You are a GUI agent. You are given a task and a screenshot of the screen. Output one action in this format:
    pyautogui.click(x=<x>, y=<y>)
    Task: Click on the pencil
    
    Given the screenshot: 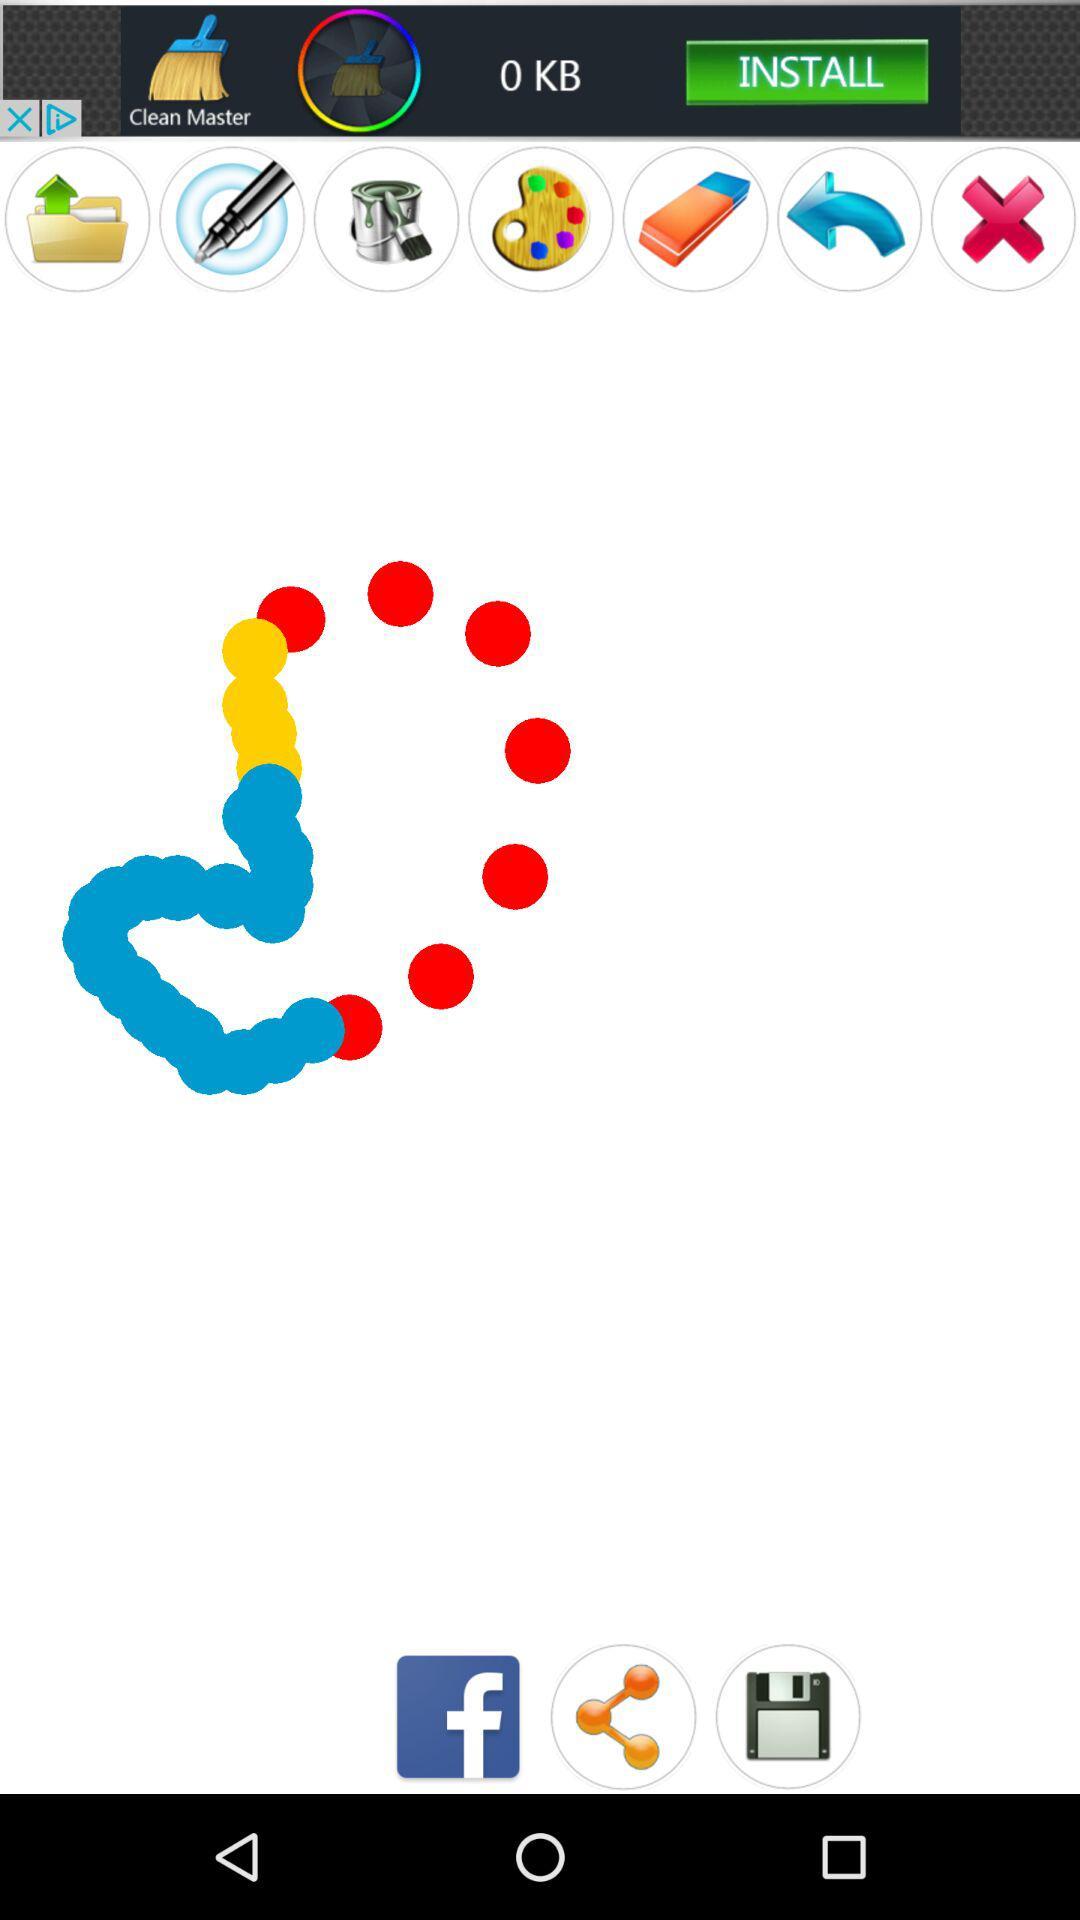 What is the action you would take?
    pyautogui.click(x=230, y=219)
    